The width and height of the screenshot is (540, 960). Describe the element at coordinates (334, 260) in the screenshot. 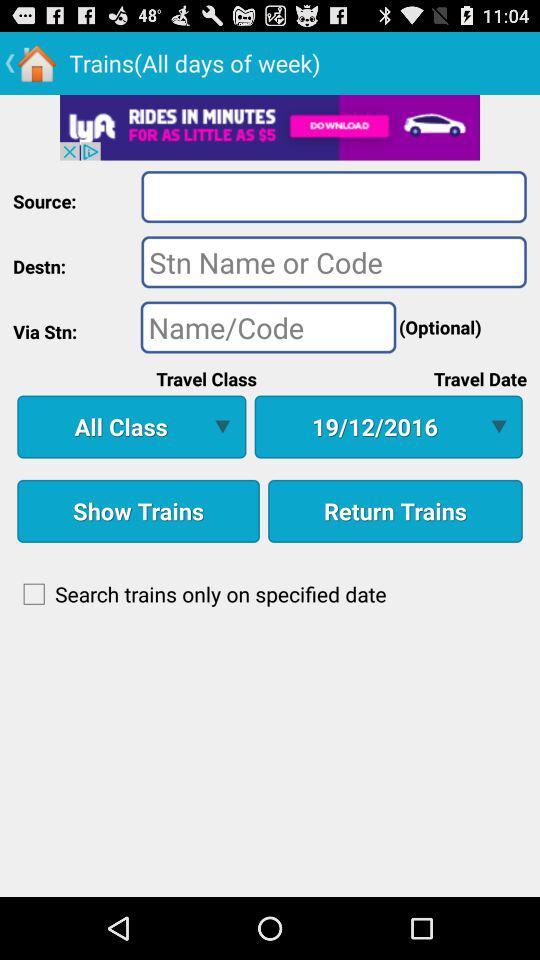

I see `text to enter text` at that location.